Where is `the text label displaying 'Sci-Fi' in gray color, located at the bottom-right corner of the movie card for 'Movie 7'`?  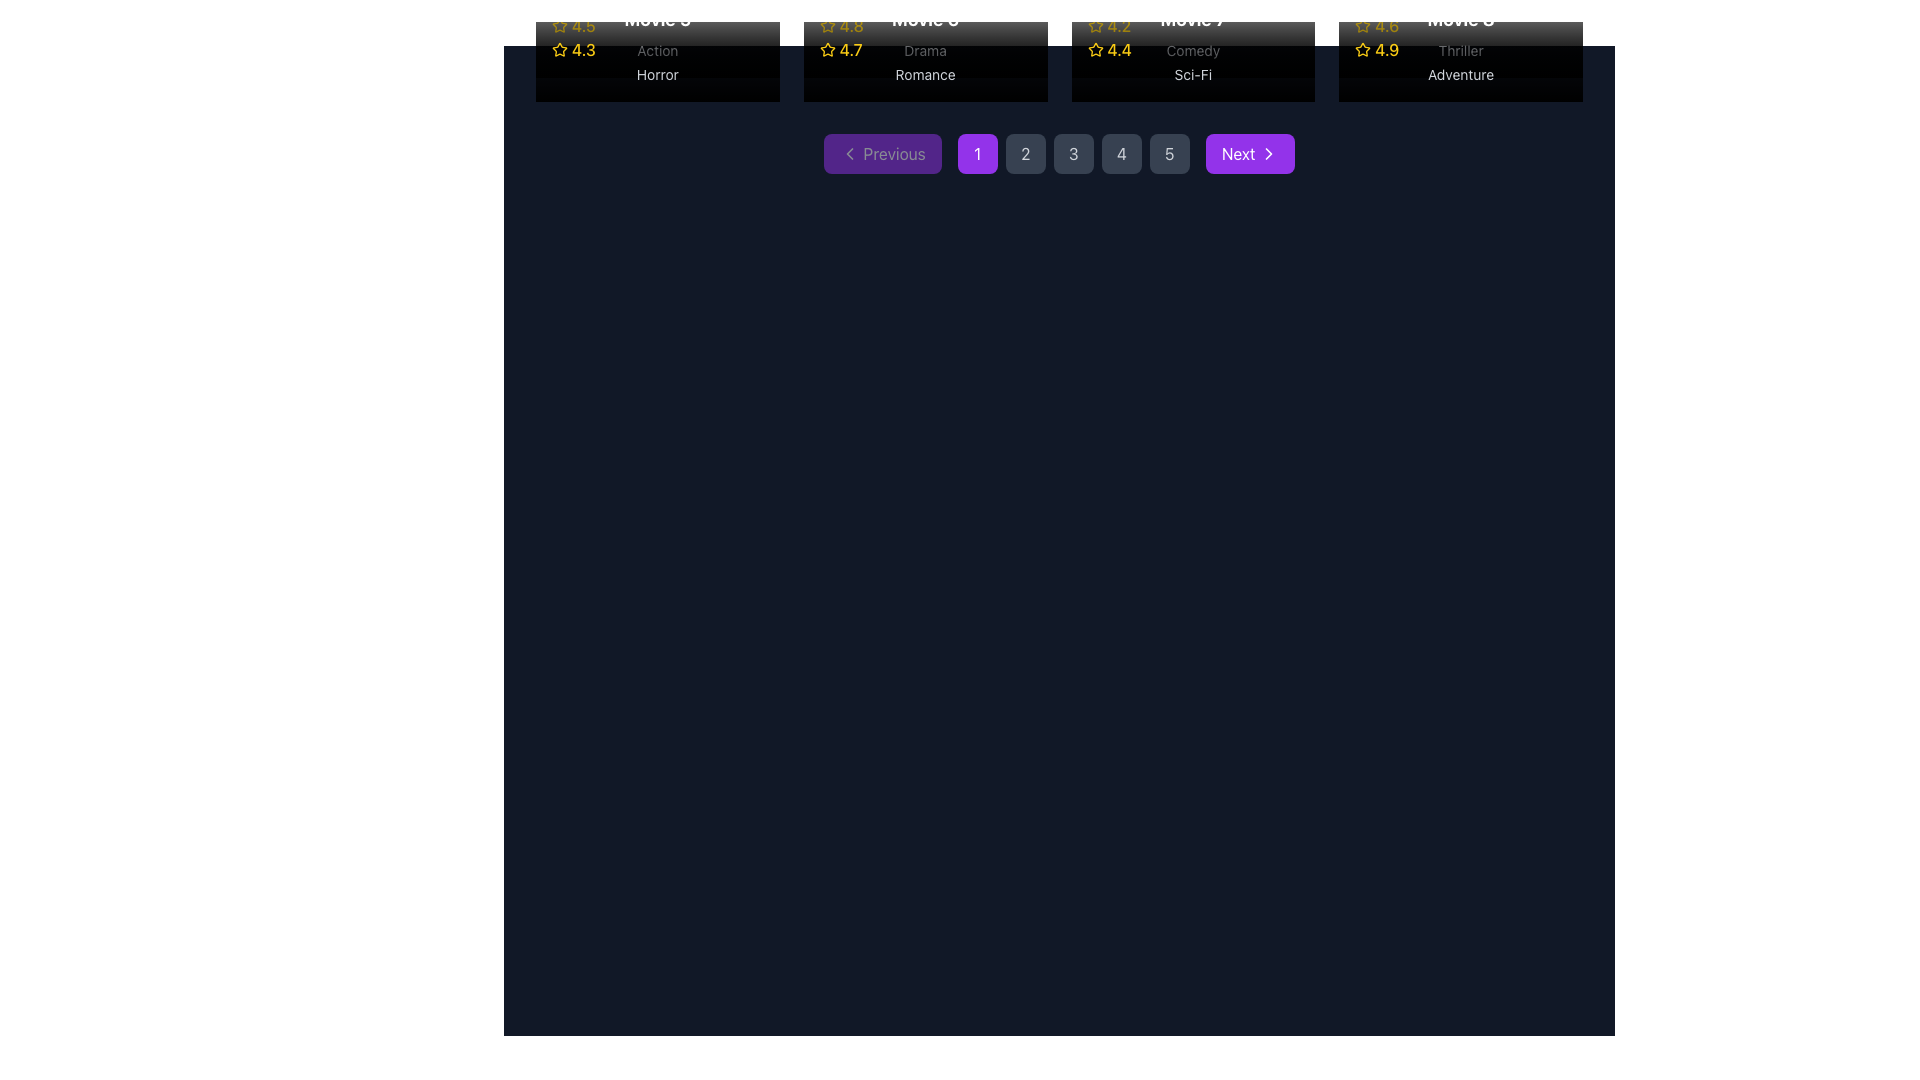
the text label displaying 'Sci-Fi' in gray color, located at the bottom-right corner of the movie card for 'Movie 7' is located at coordinates (1193, 73).